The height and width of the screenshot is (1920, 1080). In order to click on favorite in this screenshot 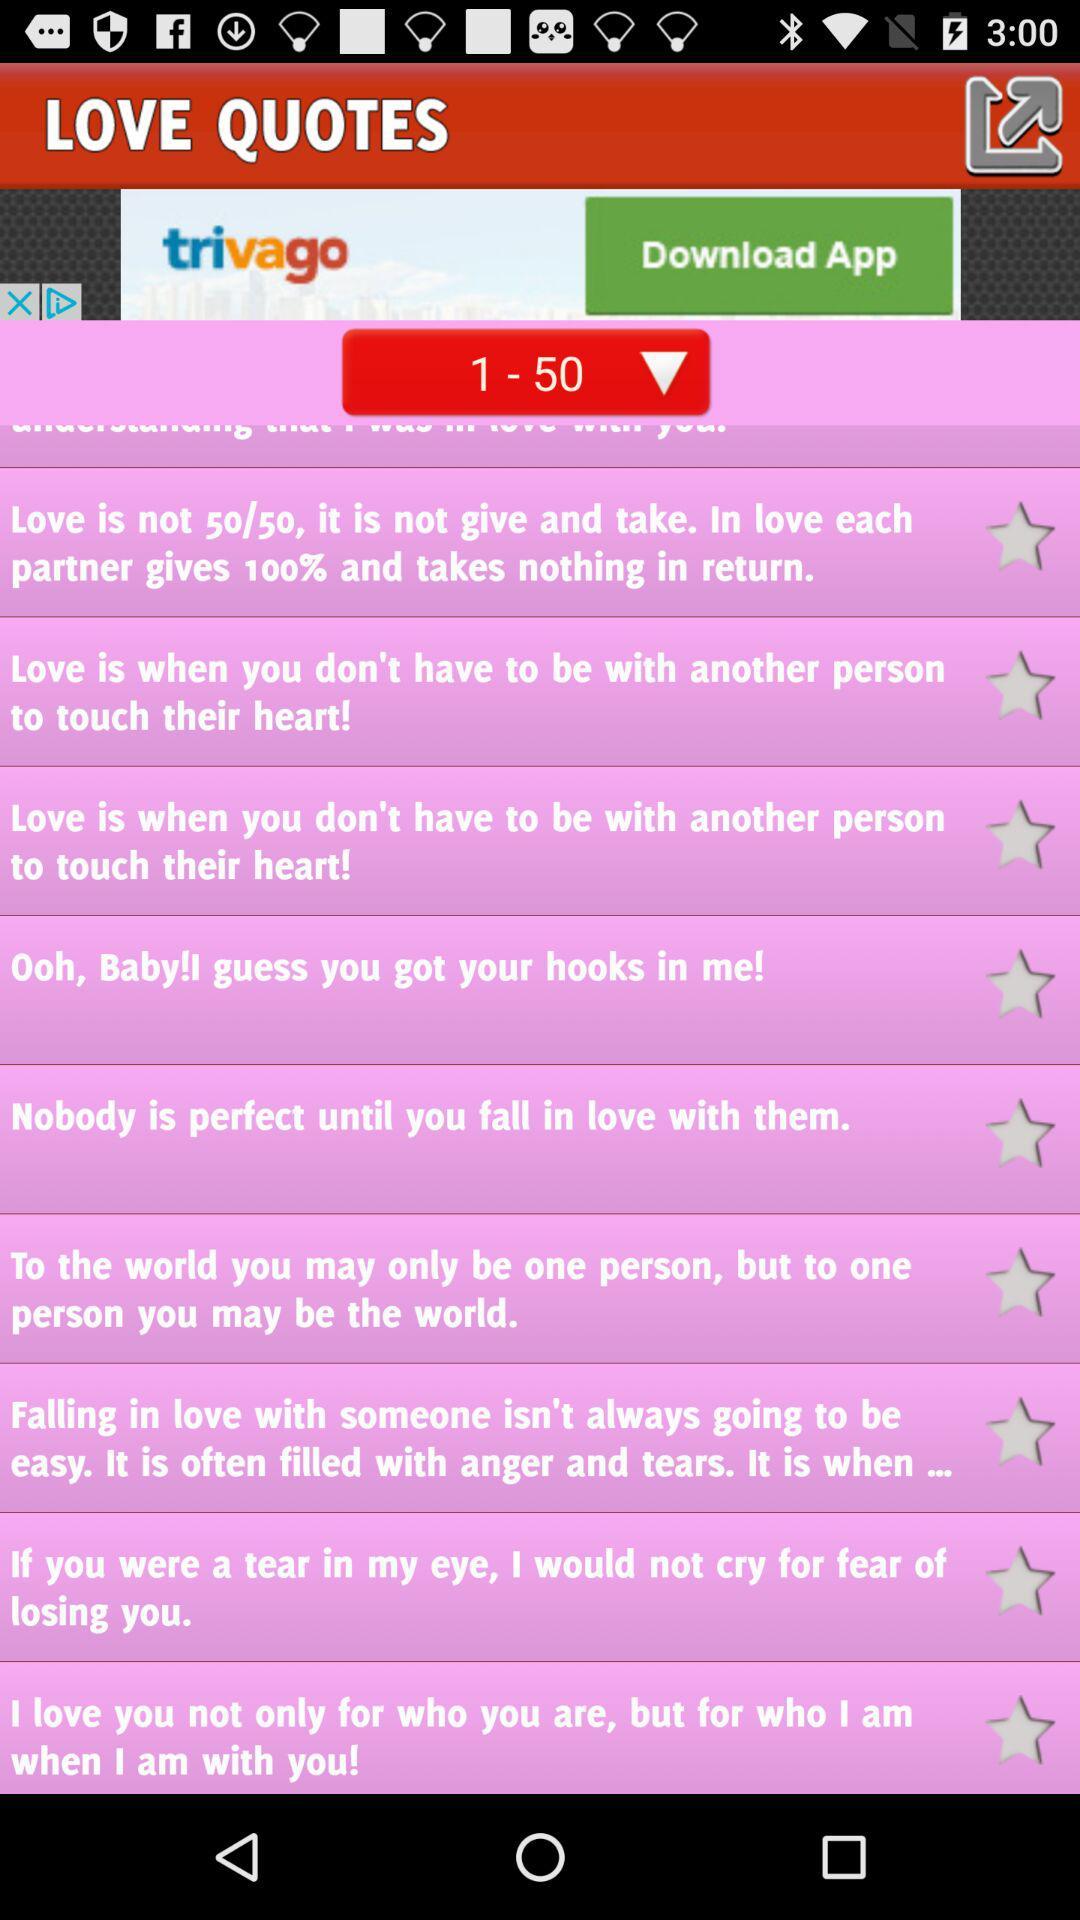, I will do `click(1032, 685)`.